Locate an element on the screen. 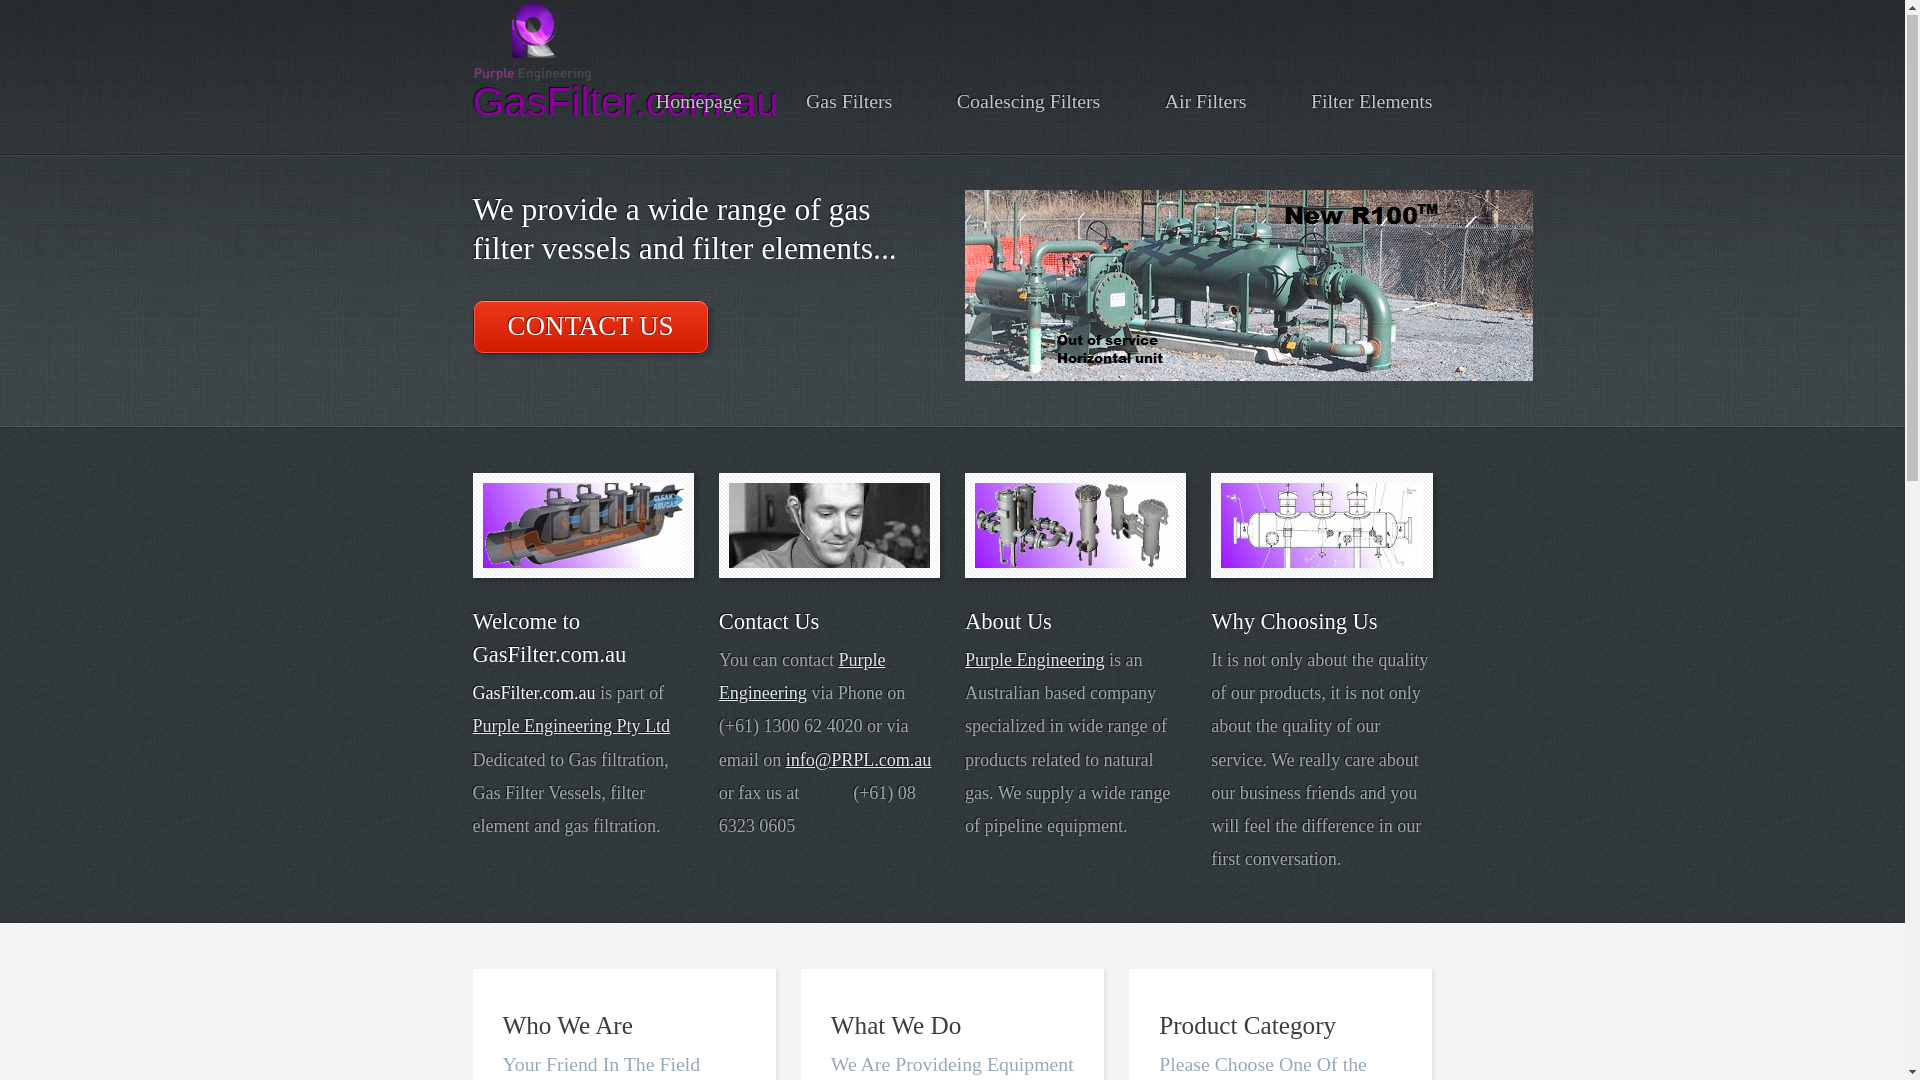  'CONTACT US' is located at coordinates (589, 326).